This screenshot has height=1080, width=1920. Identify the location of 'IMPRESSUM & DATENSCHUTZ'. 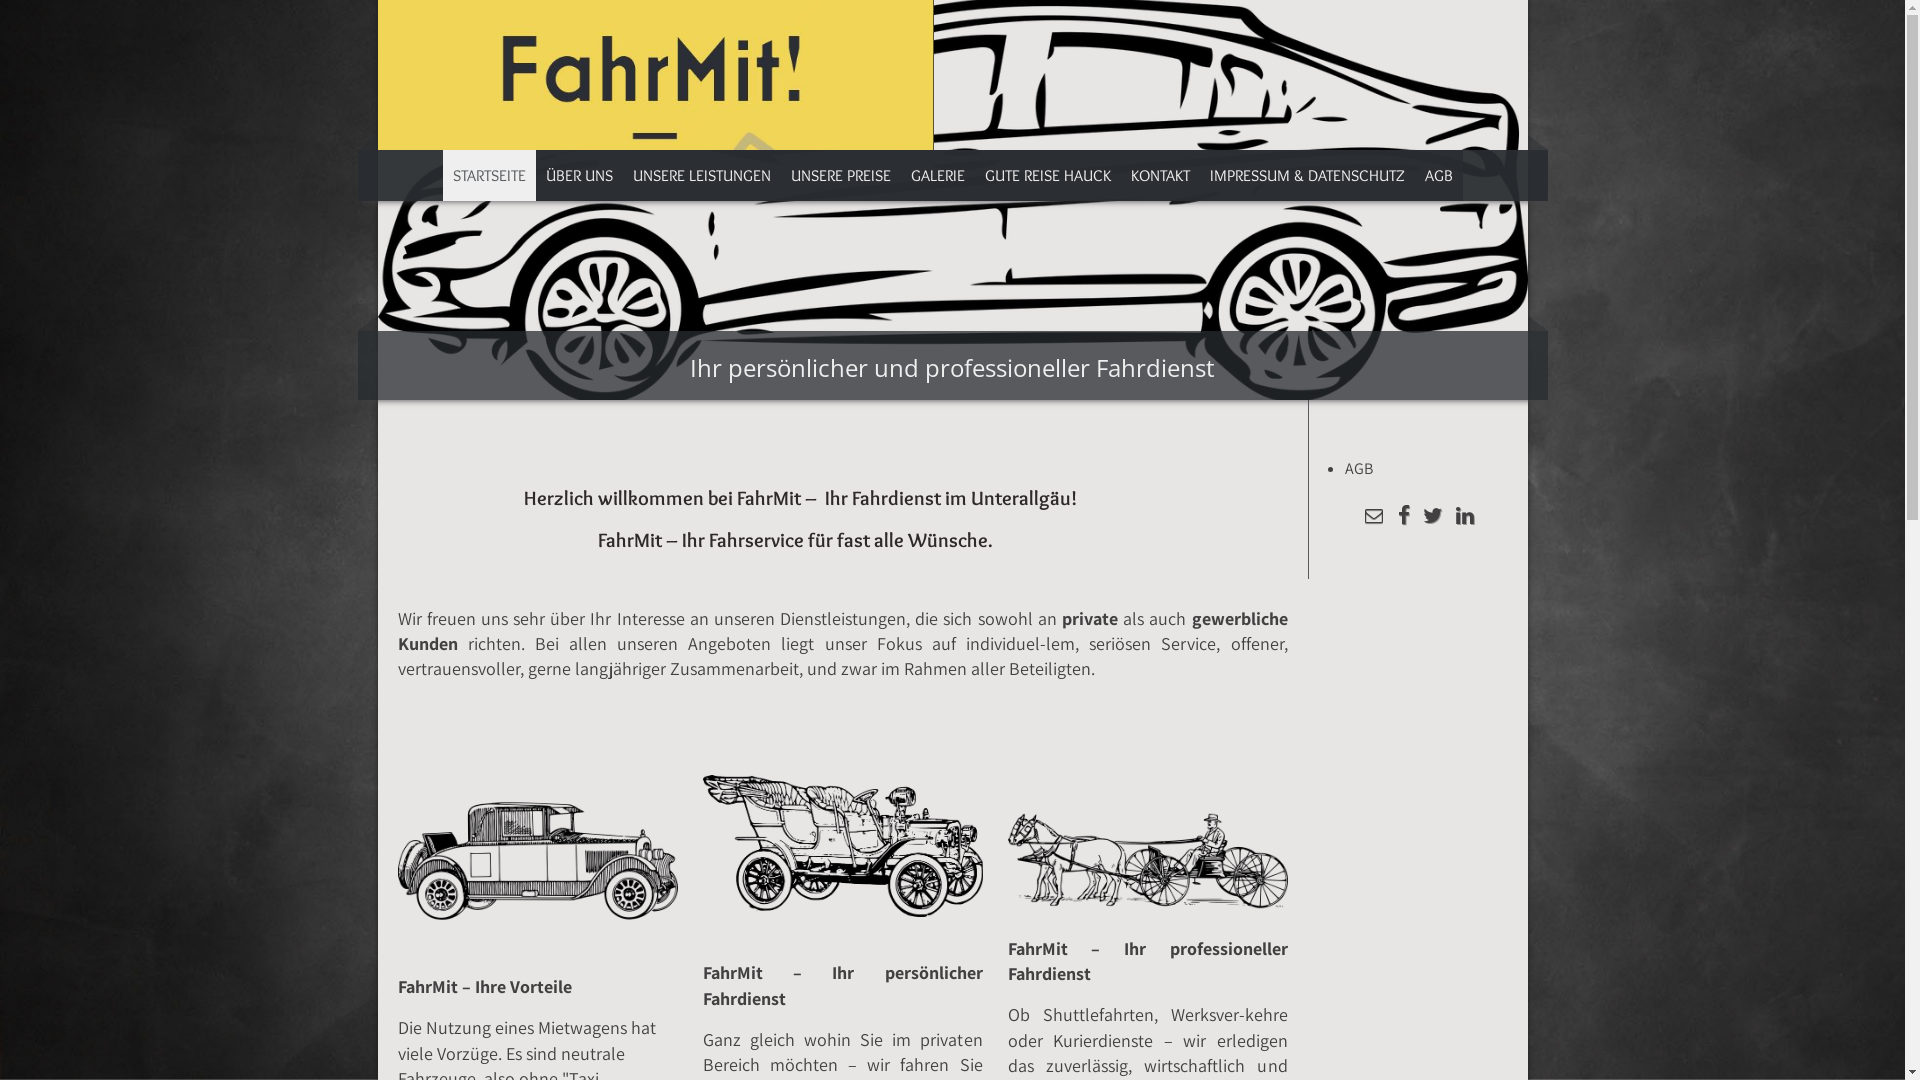
(1307, 174).